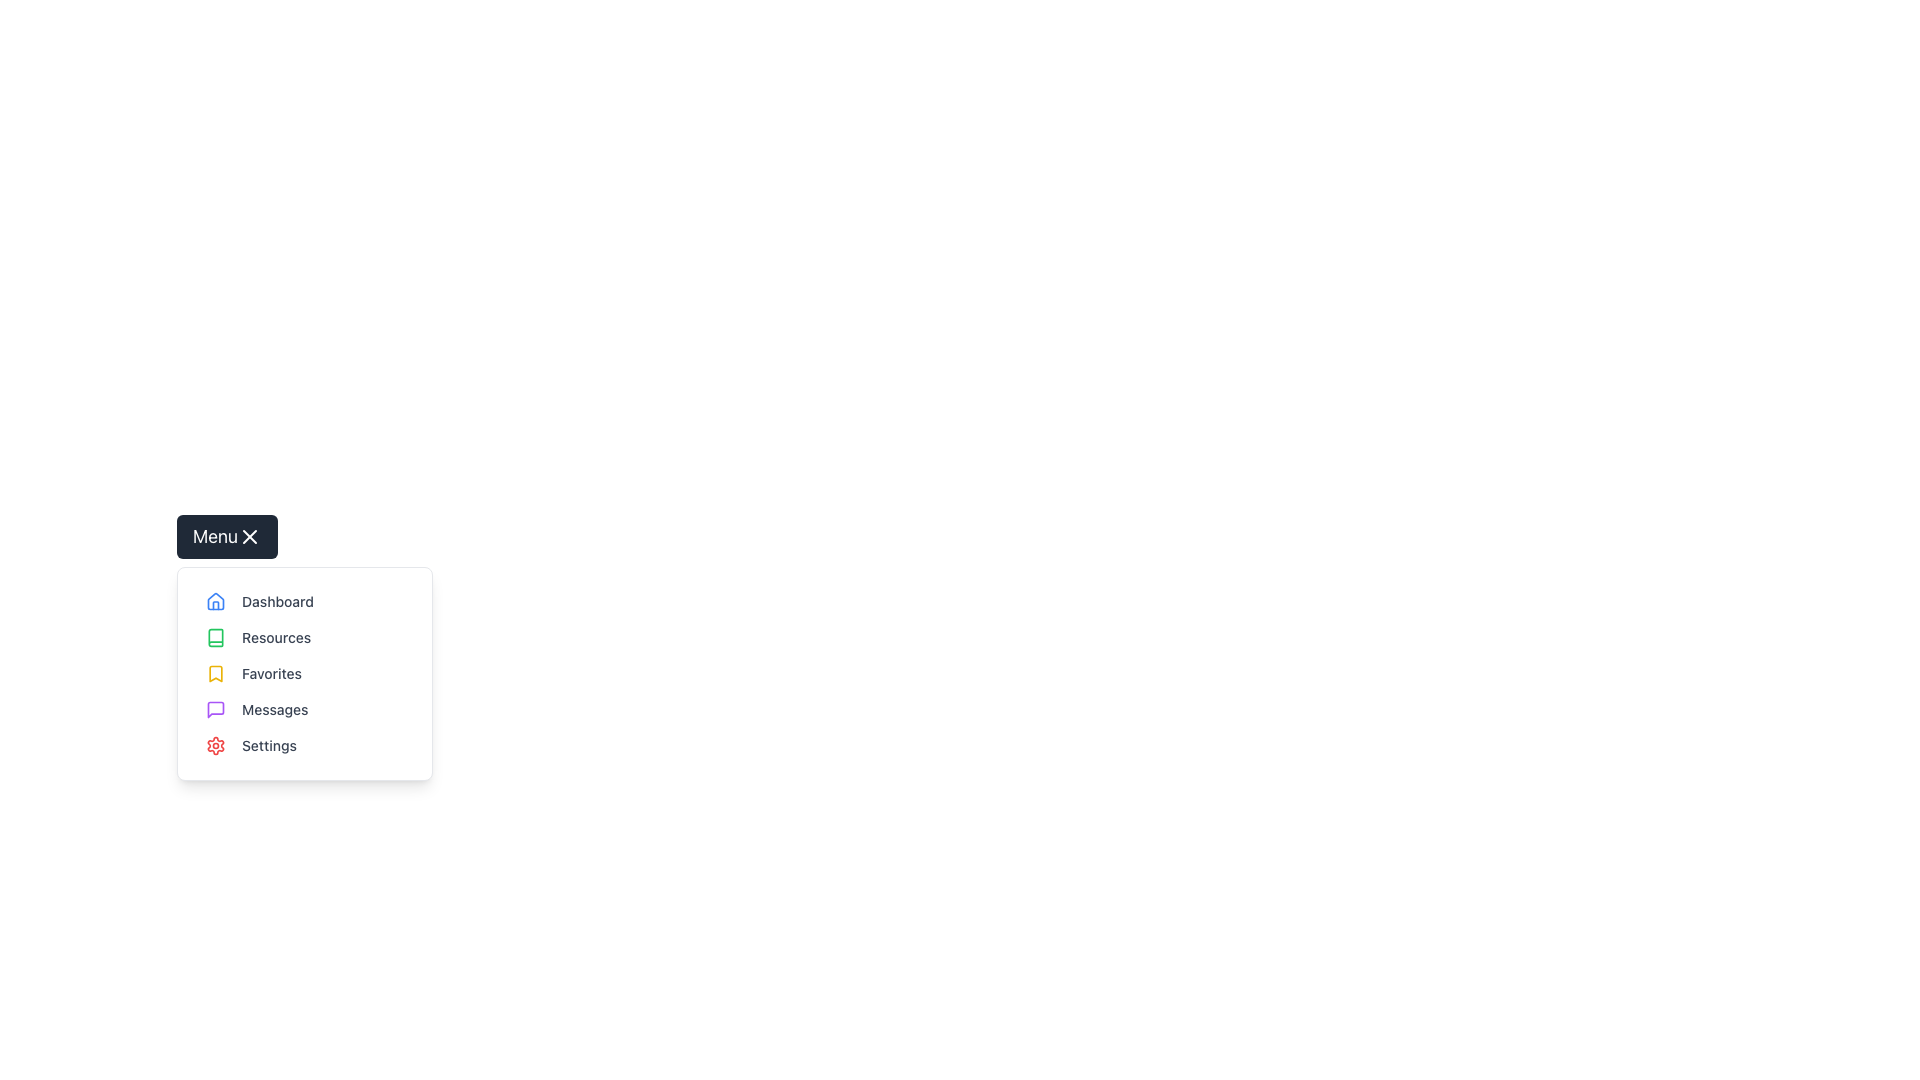  I want to click on the 'Messages' button located in the sidebar, which is the fourth item below 'Dashboard', 'Resources', and 'Favorites', and just above 'Settings', so click(304, 708).